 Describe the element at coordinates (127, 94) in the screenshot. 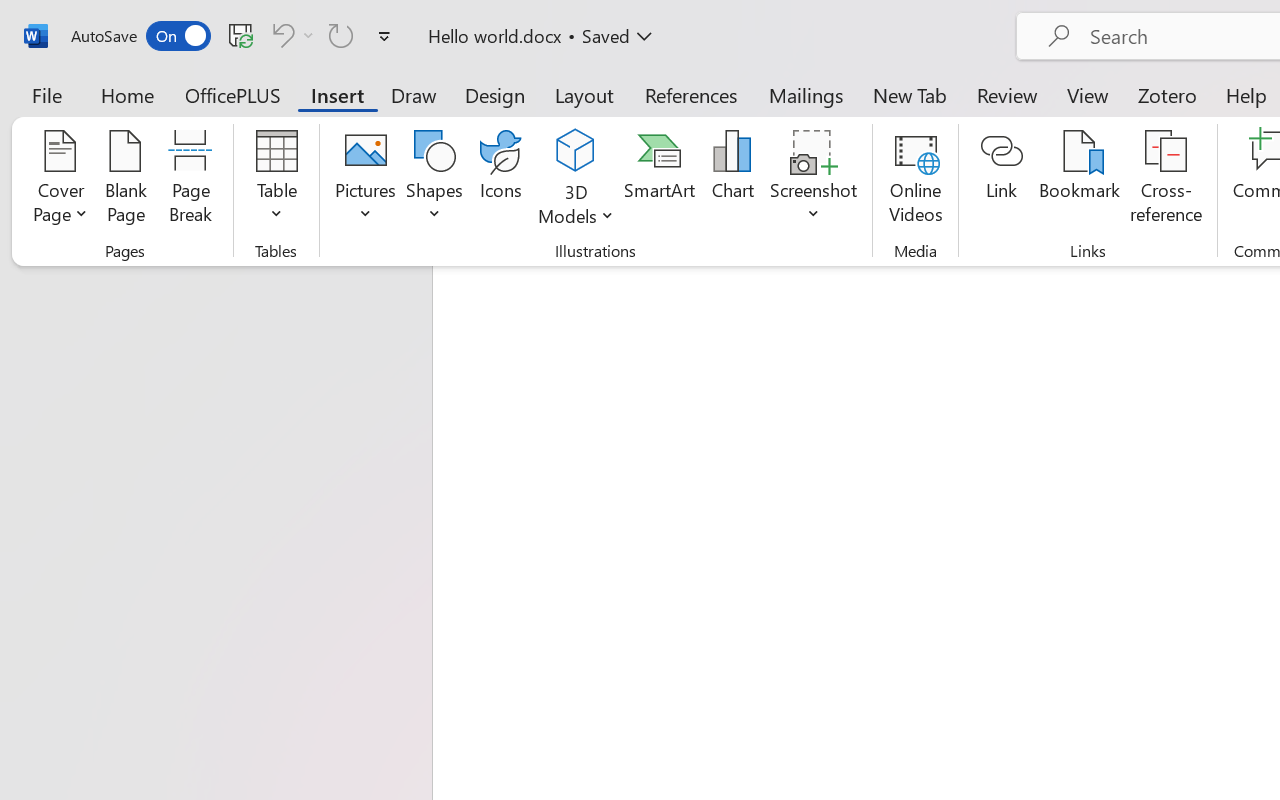

I see `'Home'` at that location.